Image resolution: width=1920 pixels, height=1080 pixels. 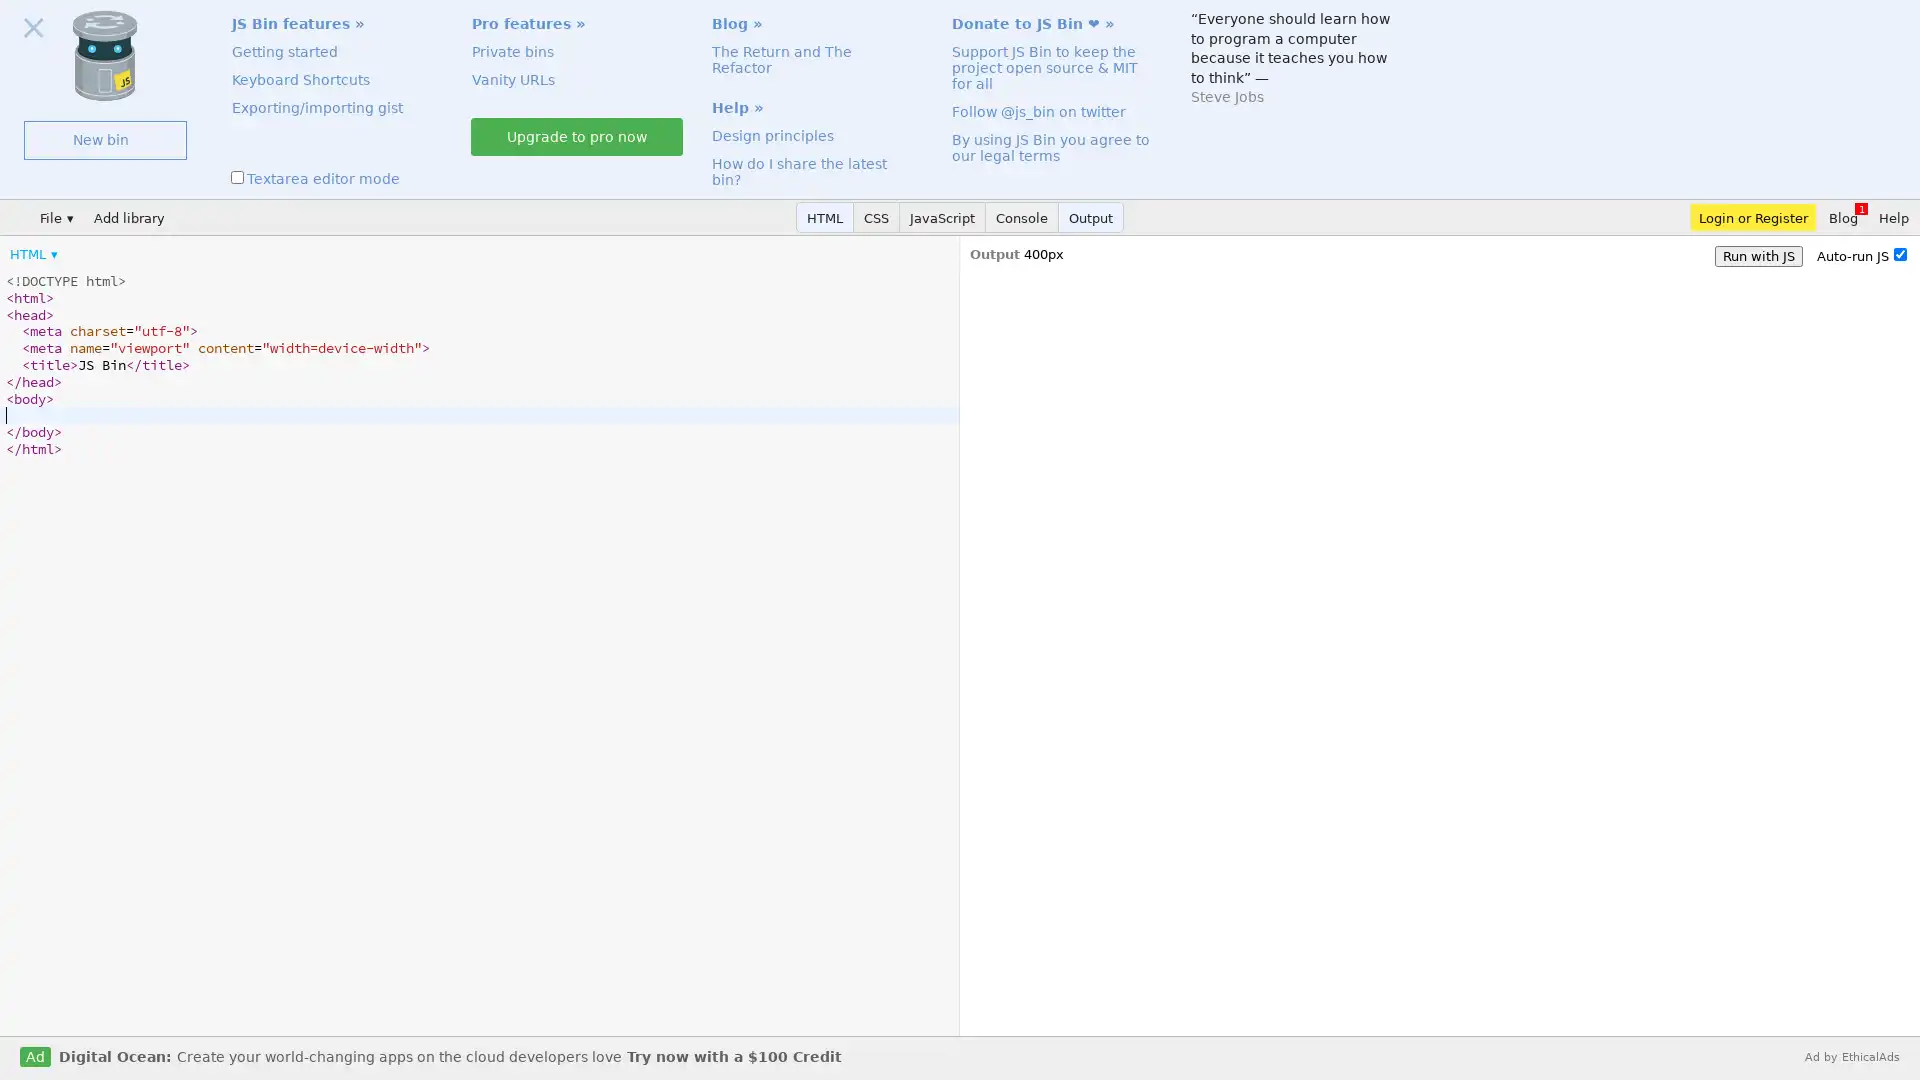 I want to click on HTML Panel: Active, so click(x=825, y=217).